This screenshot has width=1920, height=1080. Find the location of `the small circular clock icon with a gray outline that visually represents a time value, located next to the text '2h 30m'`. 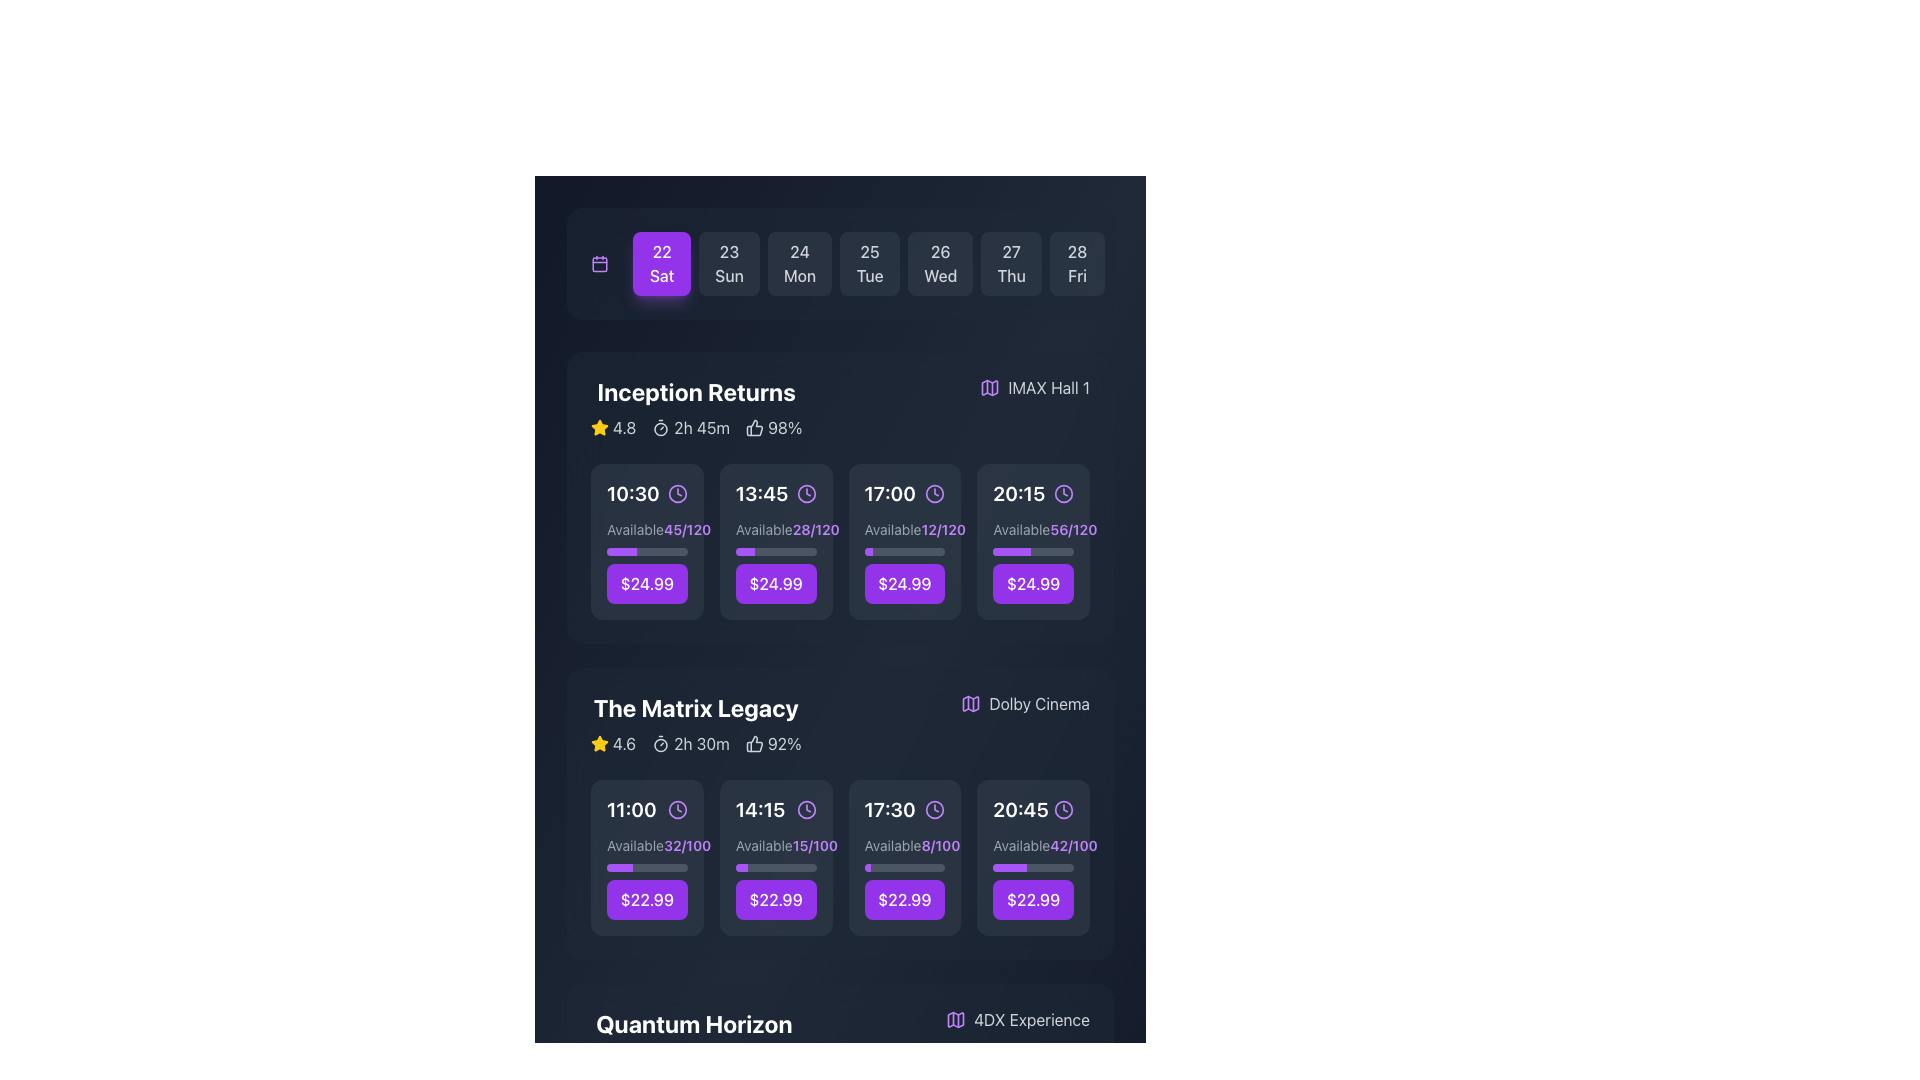

the small circular clock icon with a gray outline that visually represents a time value, located next to the text '2h 30m' is located at coordinates (661, 744).